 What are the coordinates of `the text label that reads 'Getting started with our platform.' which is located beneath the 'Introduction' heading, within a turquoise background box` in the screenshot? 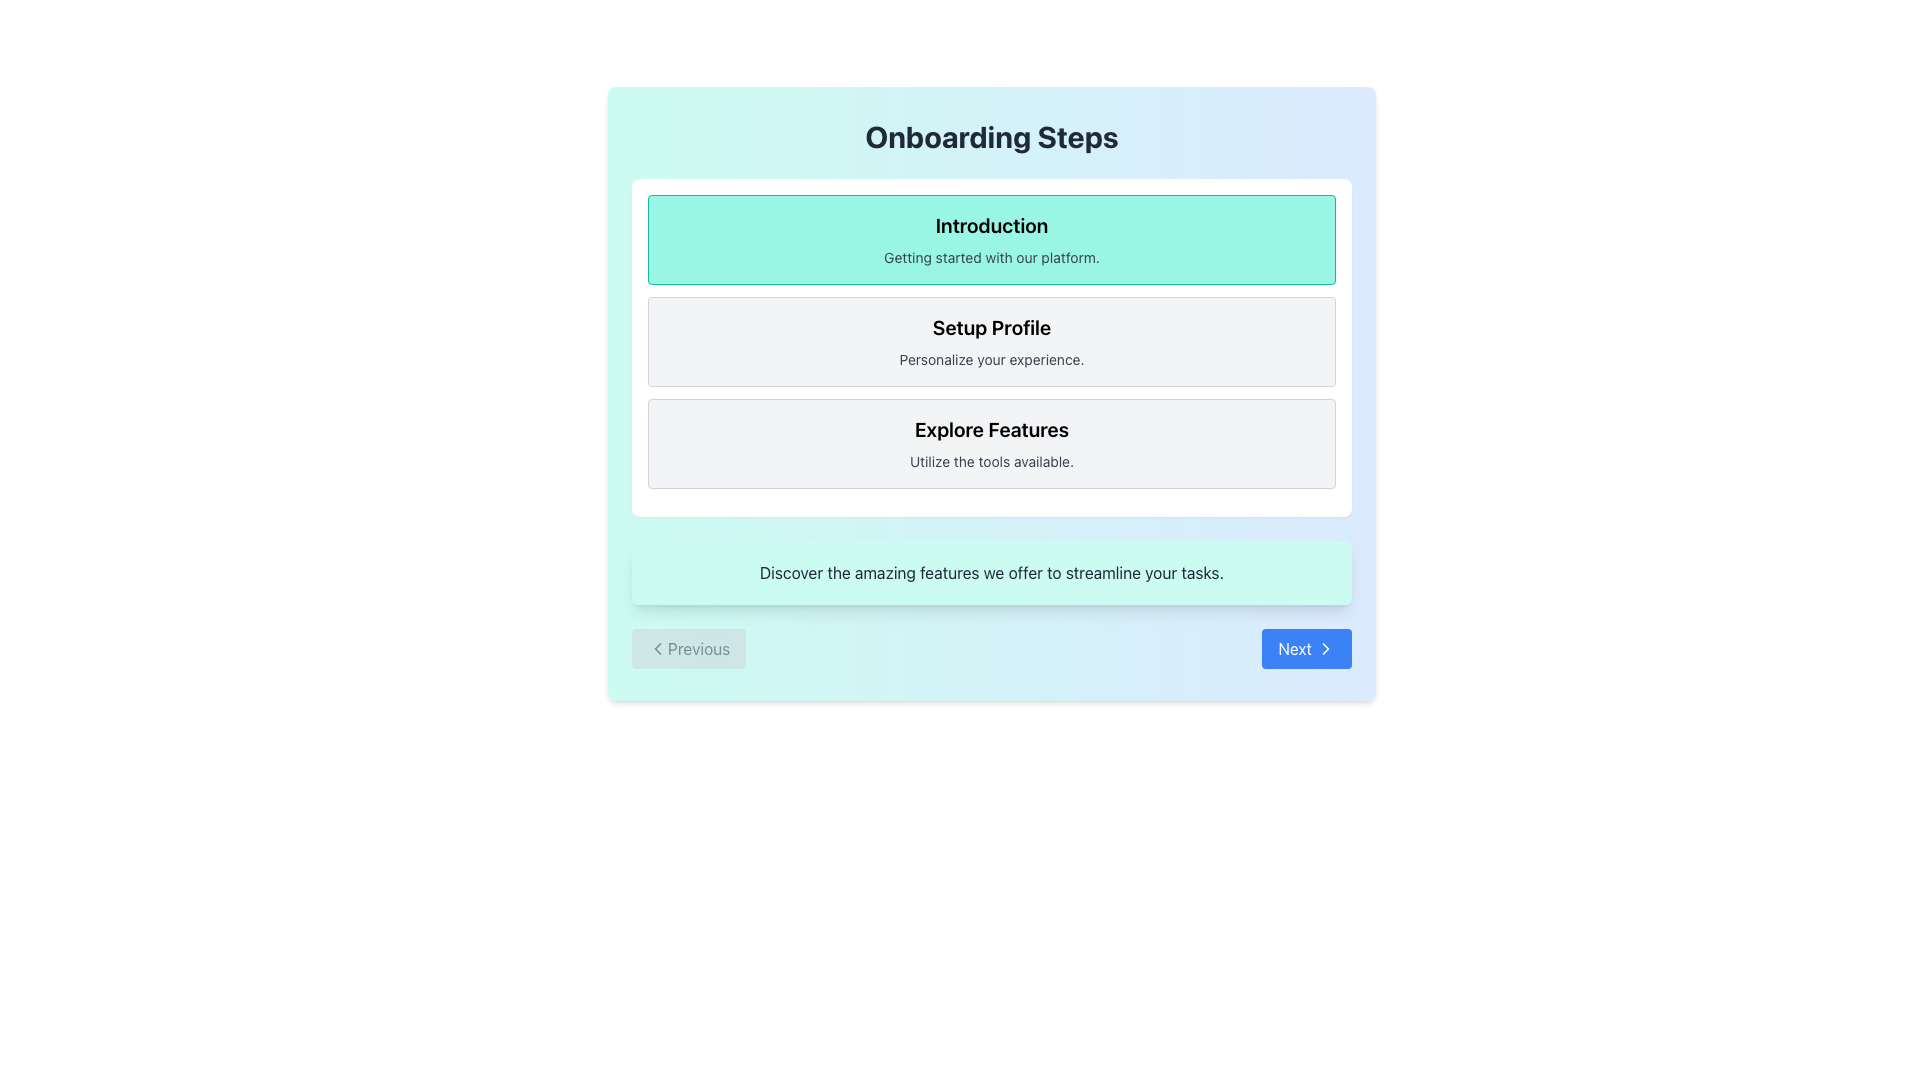 It's located at (992, 257).